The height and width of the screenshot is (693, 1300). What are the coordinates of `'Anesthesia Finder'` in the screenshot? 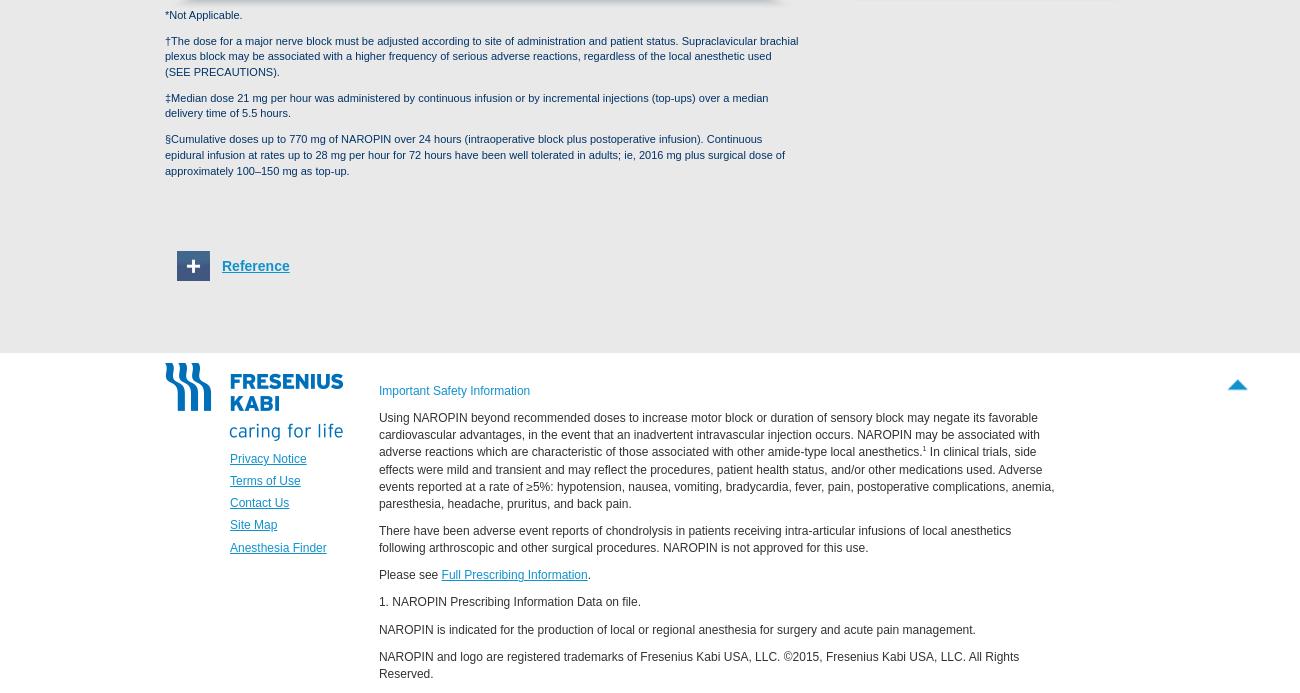 It's located at (277, 545).